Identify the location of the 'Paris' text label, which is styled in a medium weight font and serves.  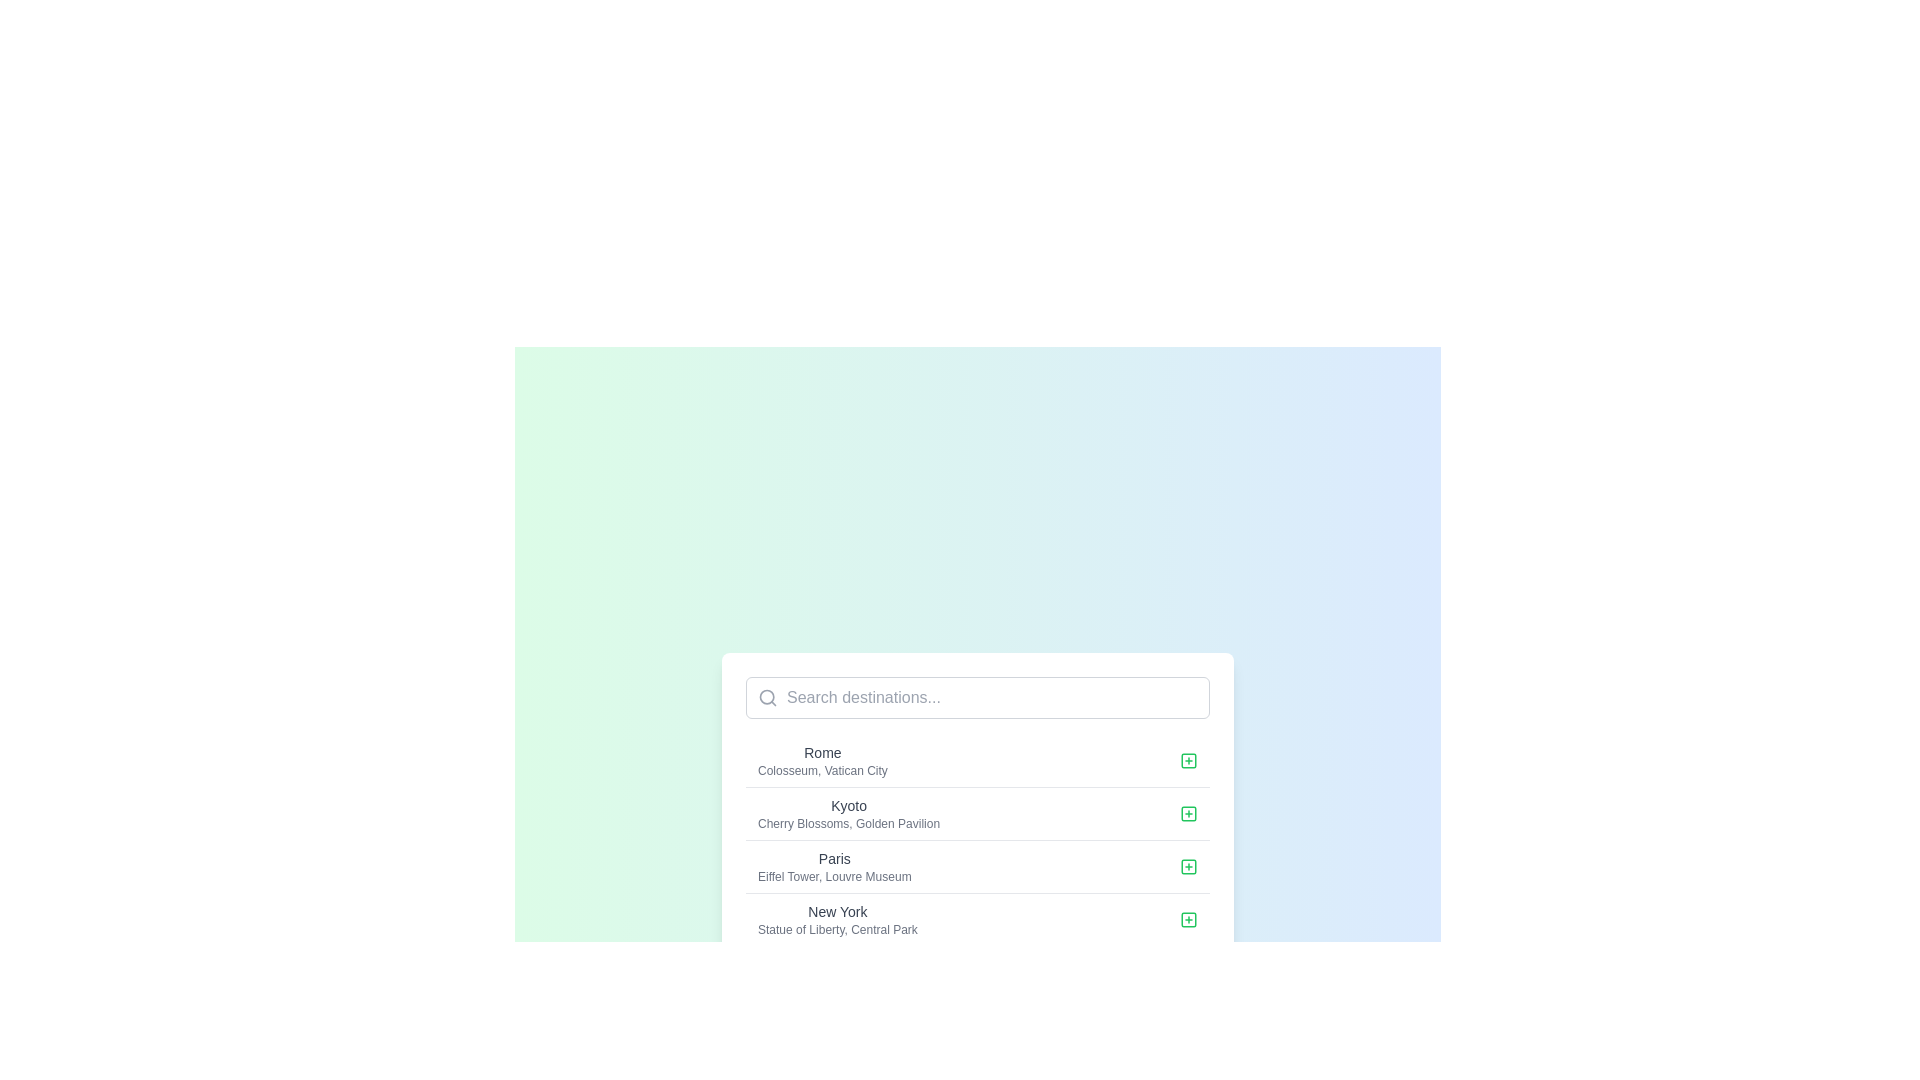
(834, 858).